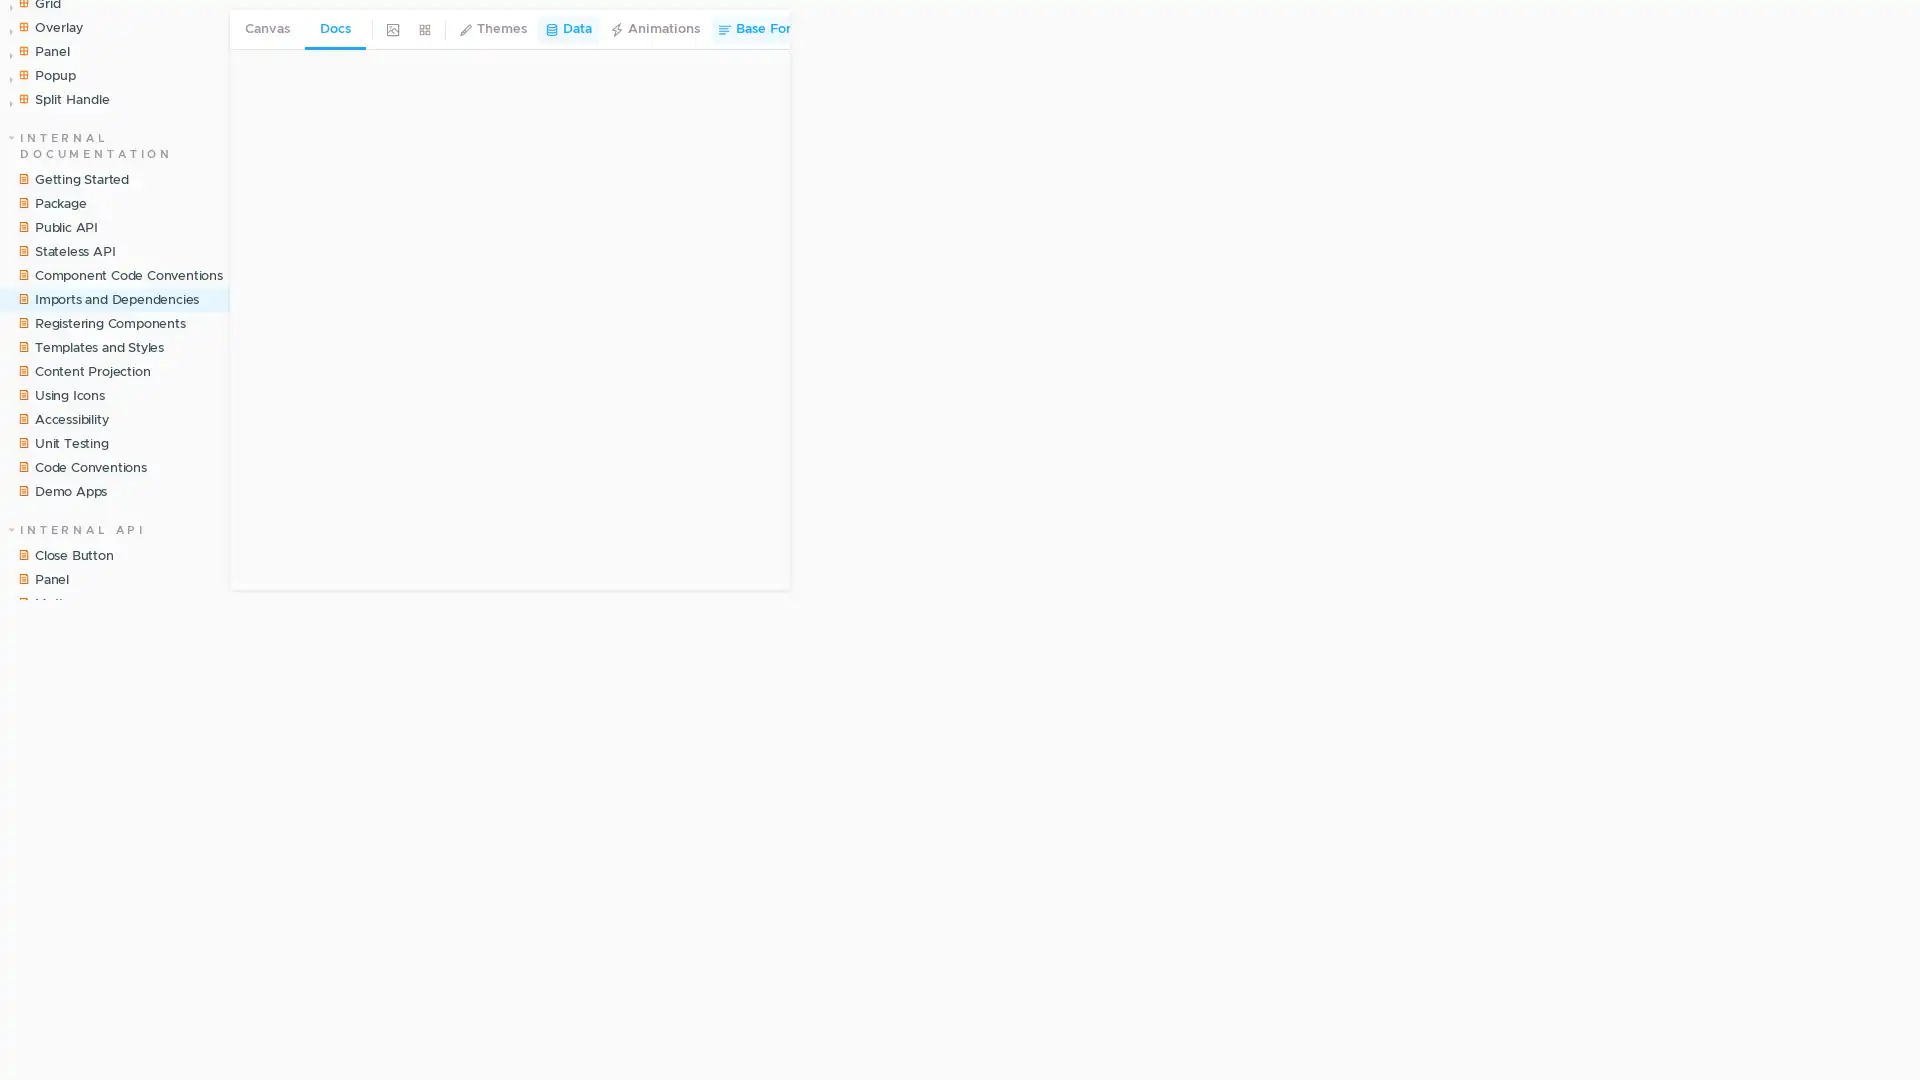 This screenshot has width=1920, height=1080. What do you see at coordinates (567, 30) in the screenshot?
I see `Data` at bounding box center [567, 30].